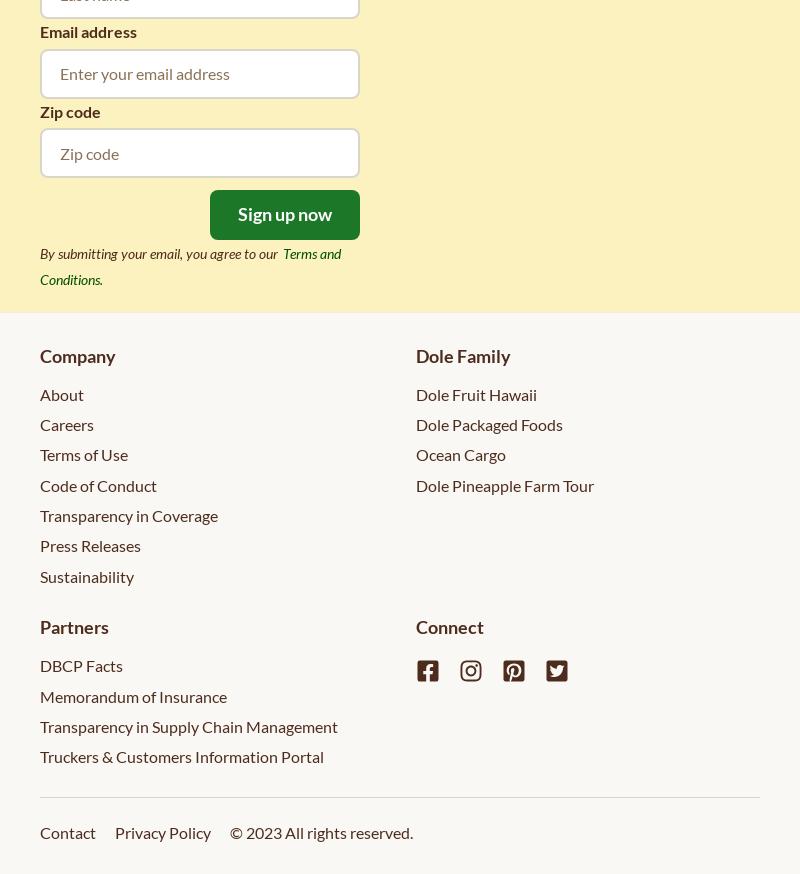 This screenshot has width=800, height=874. Describe the element at coordinates (581, 669) in the screenshot. I see `'Twitter'` at that location.